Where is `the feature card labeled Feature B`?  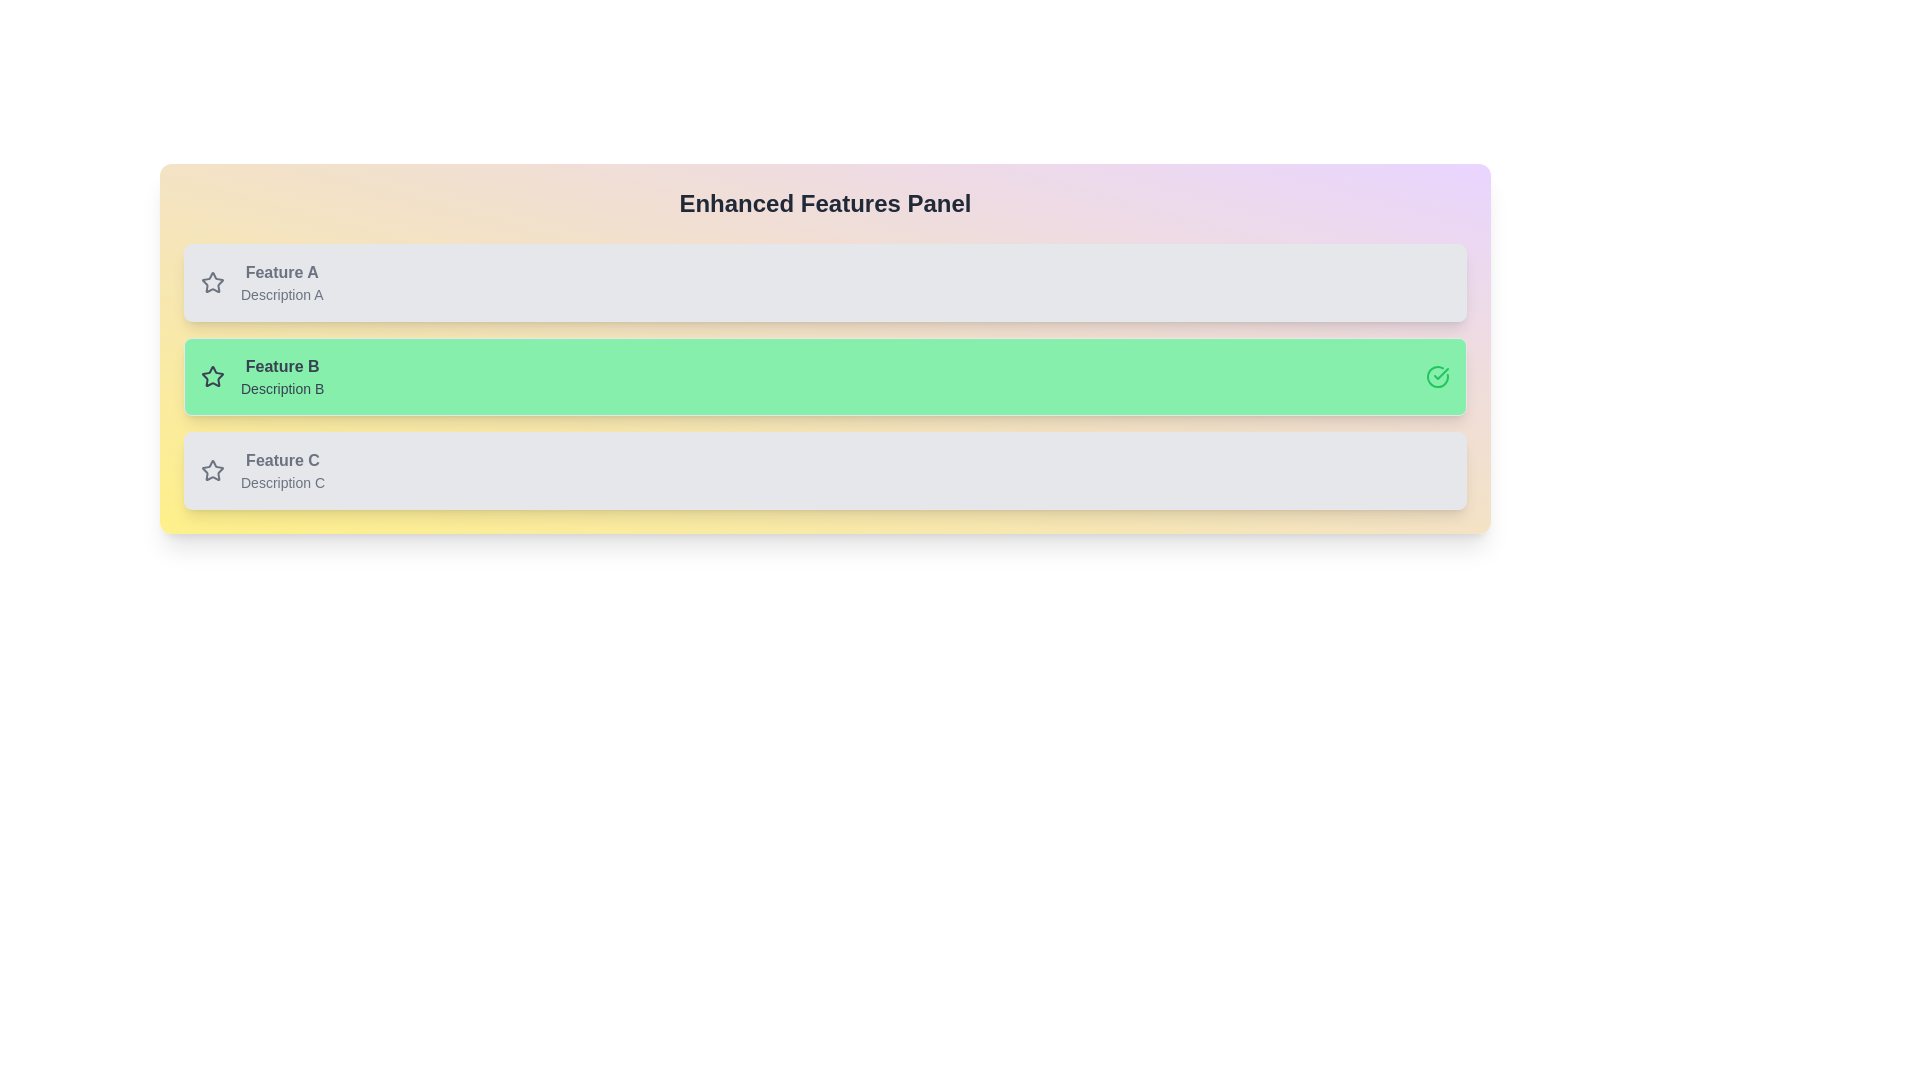 the feature card labeled Feature B is located at coordinates (825, 377).